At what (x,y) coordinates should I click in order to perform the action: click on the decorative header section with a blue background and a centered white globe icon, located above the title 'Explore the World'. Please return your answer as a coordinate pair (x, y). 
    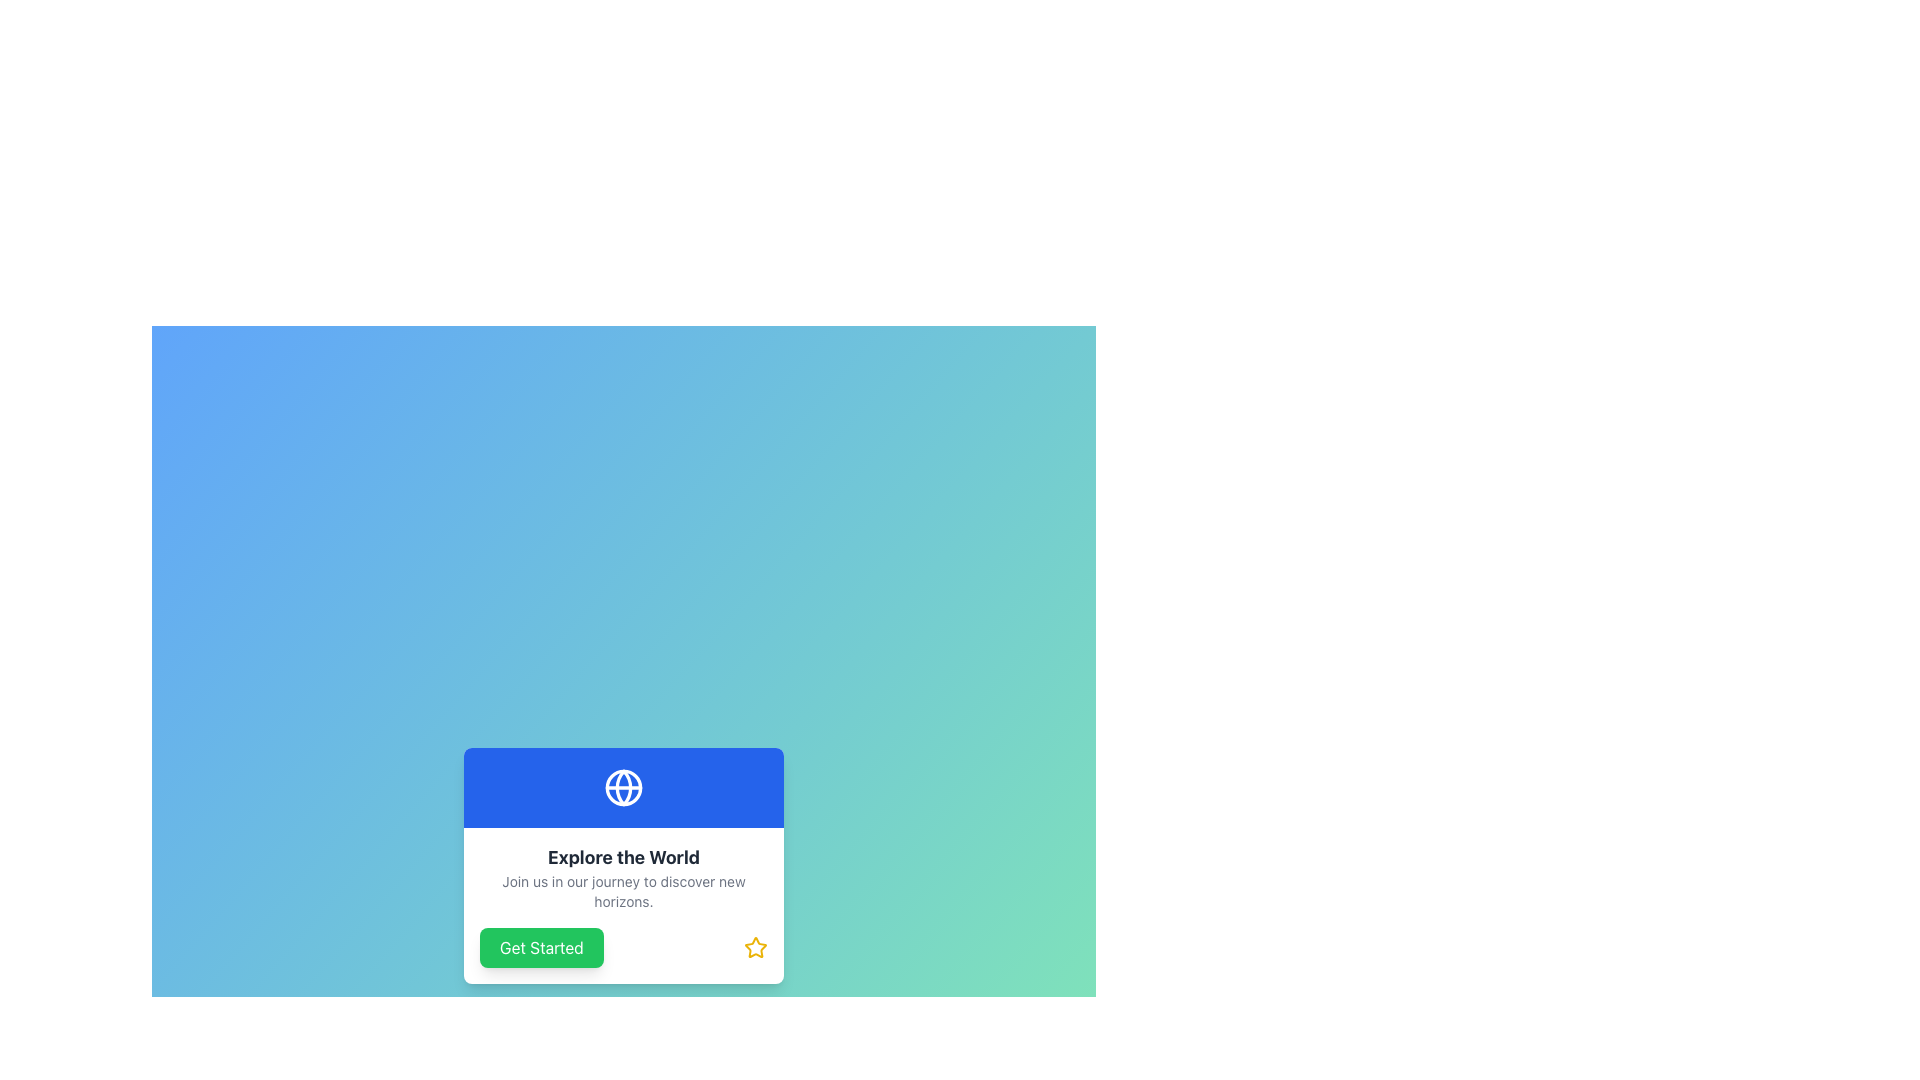
    Looking at the image, I should click on (623, 786).